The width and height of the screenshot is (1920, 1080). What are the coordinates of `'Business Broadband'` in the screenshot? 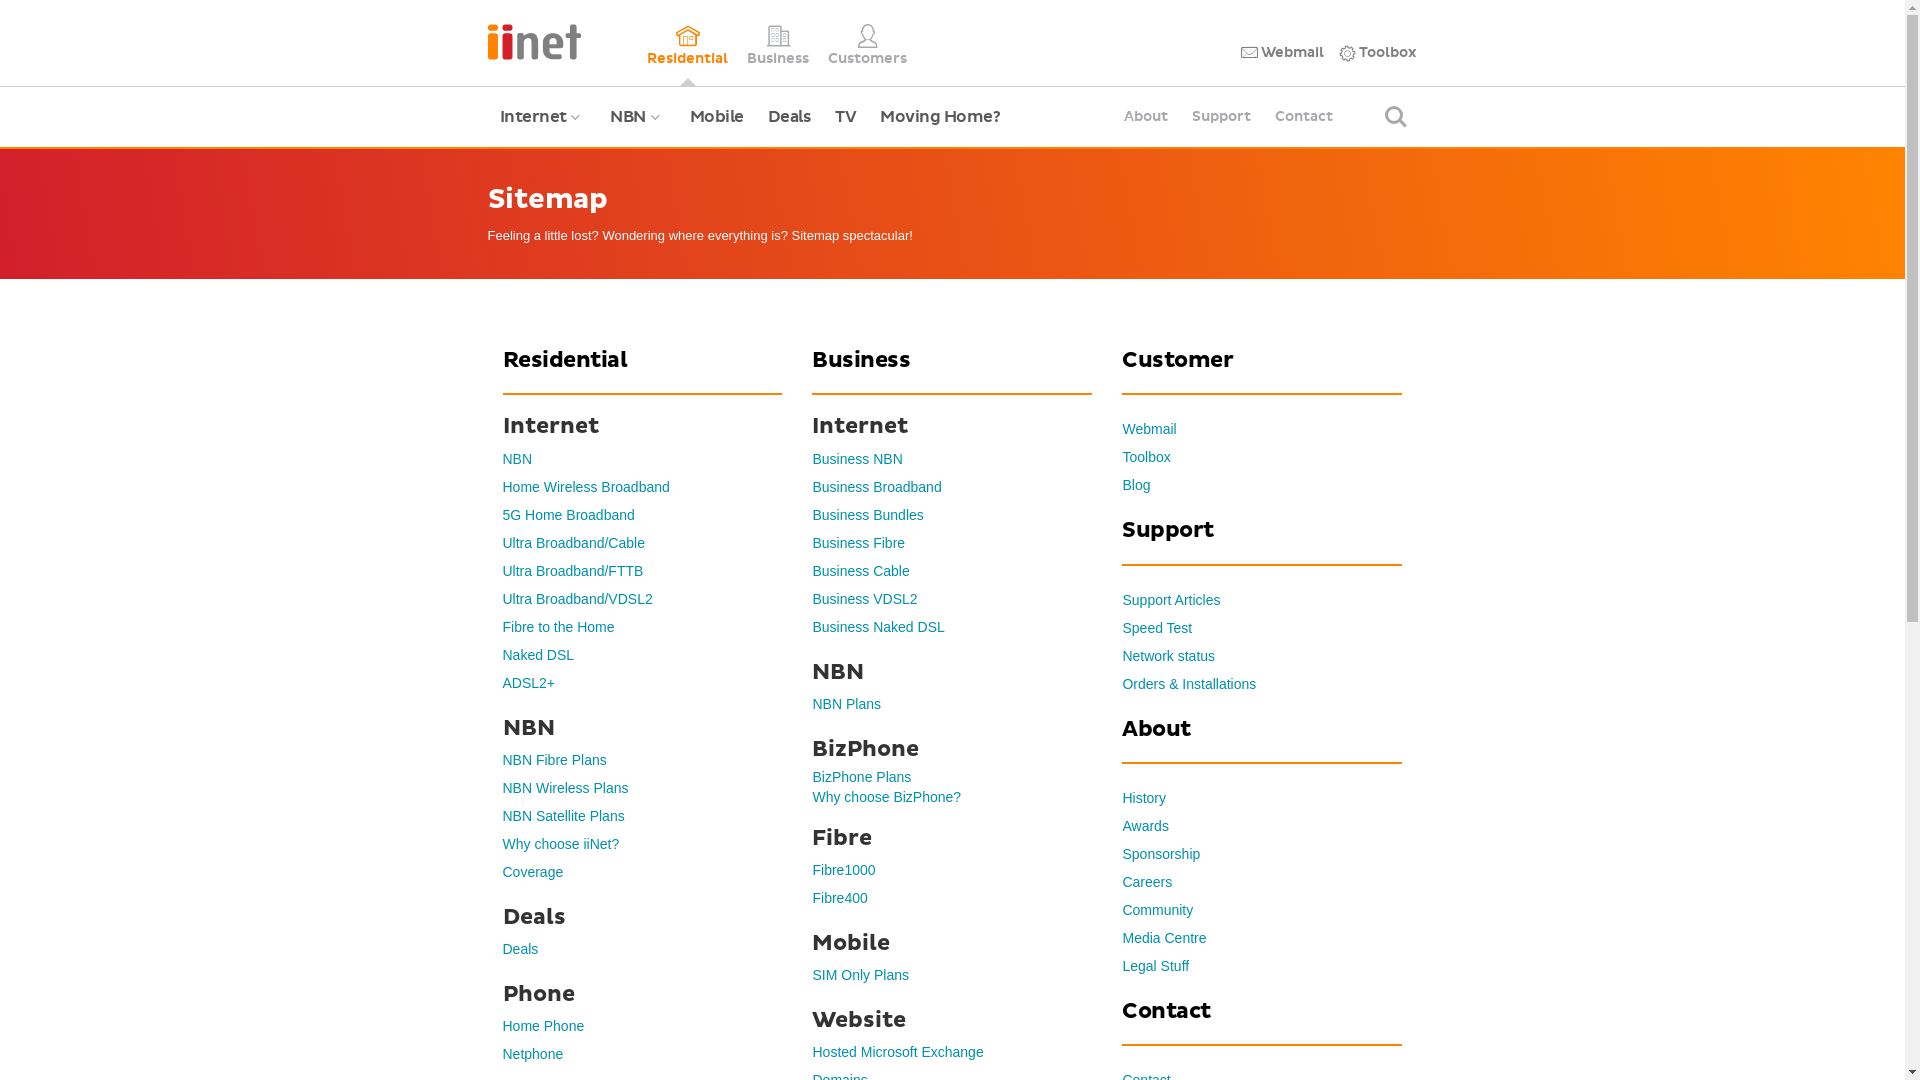 It's located at (876, 486).